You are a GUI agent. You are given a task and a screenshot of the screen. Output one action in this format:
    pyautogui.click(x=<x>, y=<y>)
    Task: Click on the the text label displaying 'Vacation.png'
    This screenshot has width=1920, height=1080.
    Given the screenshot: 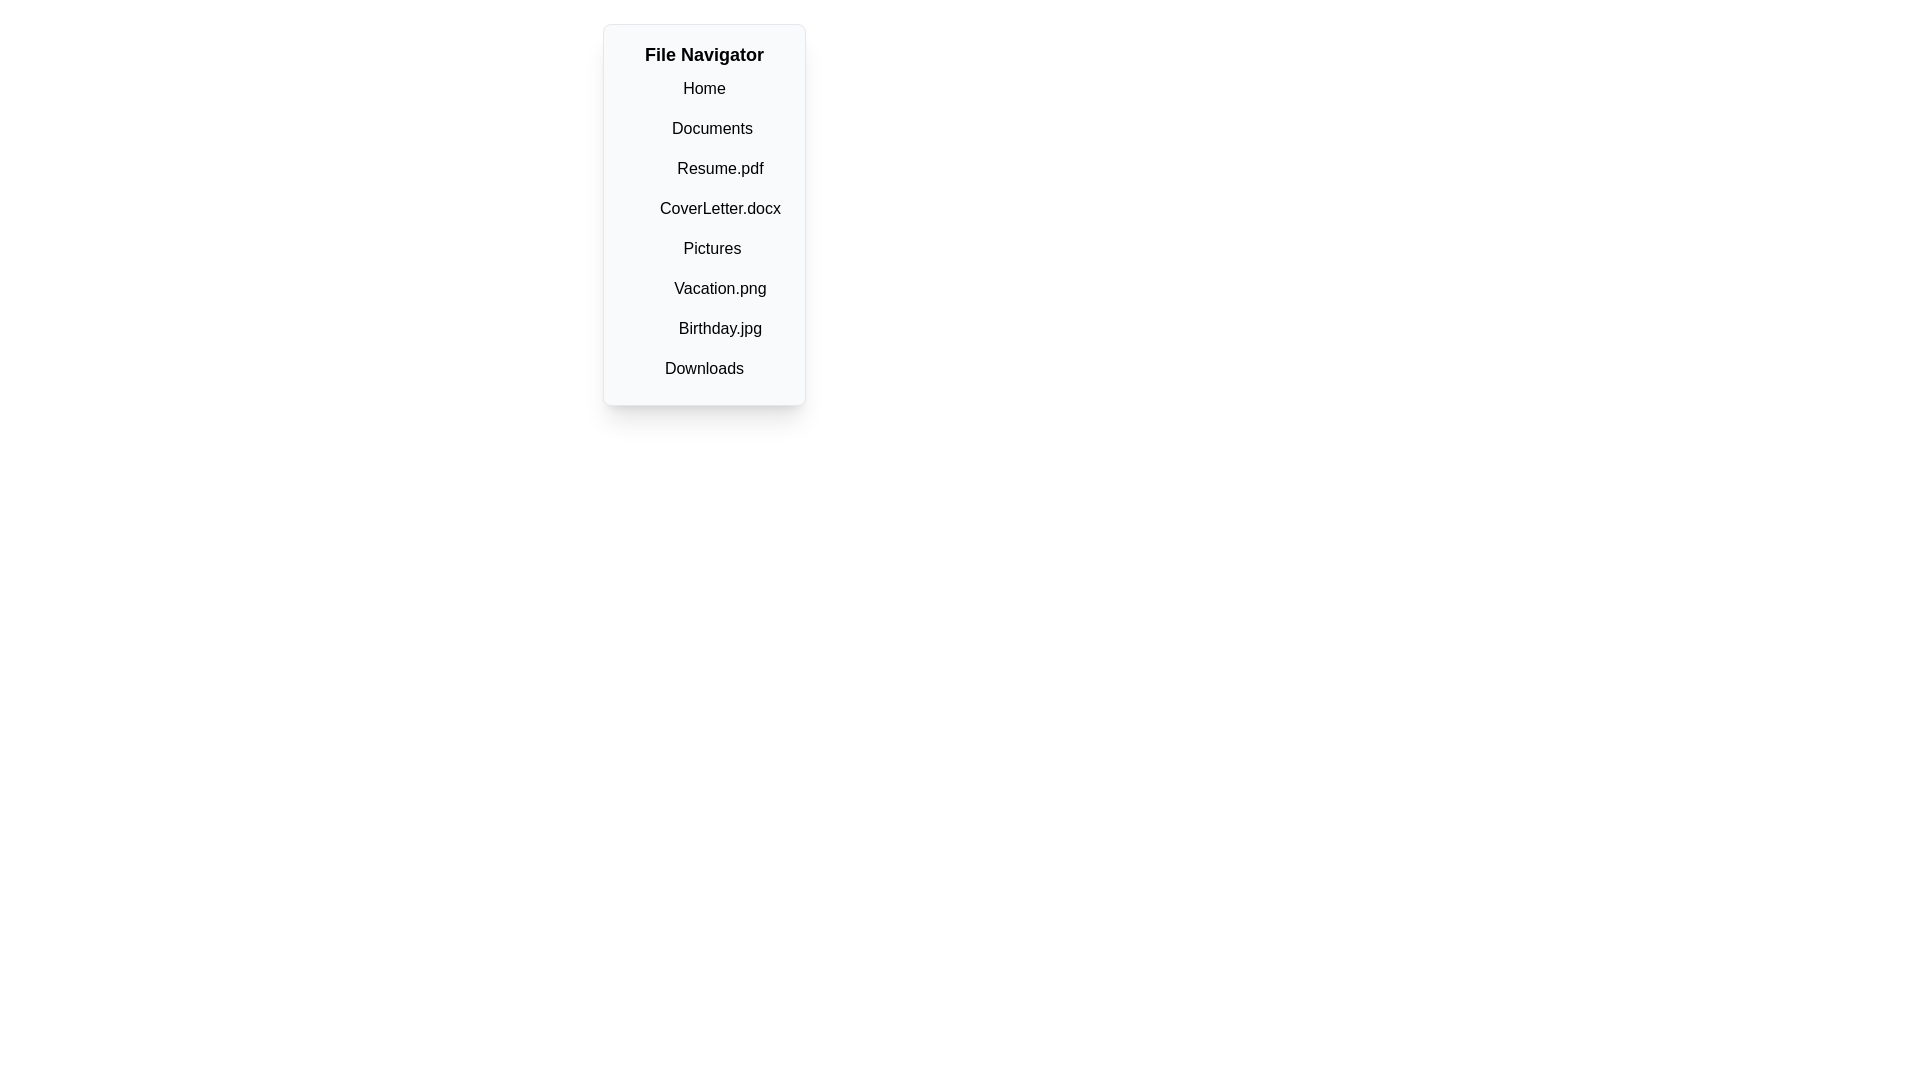 What is the action you would take?
    pyautogui.click(x=720, y=288)
    